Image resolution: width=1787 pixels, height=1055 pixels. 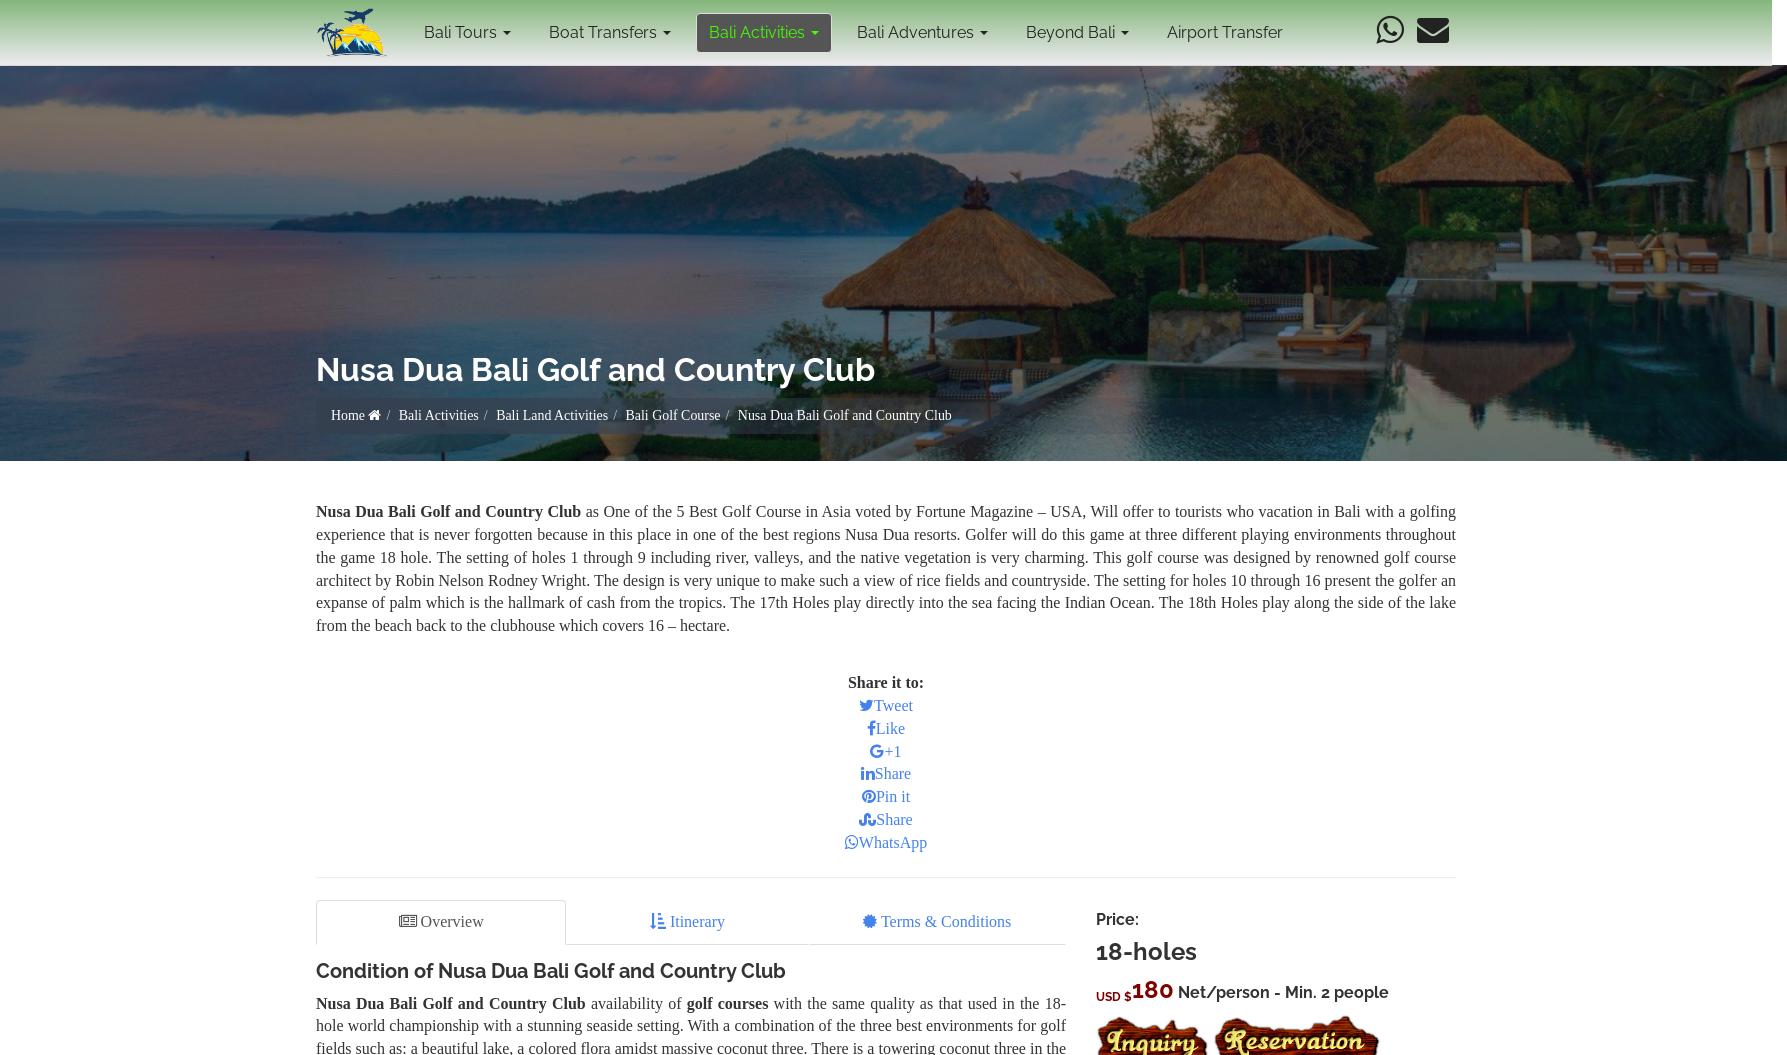 What do you see at coordinates (549, 969) in the screenshot?
I see `'Condition of Nusa Dua Bali Golf and Country Club'` at bounding box center [549, 969].